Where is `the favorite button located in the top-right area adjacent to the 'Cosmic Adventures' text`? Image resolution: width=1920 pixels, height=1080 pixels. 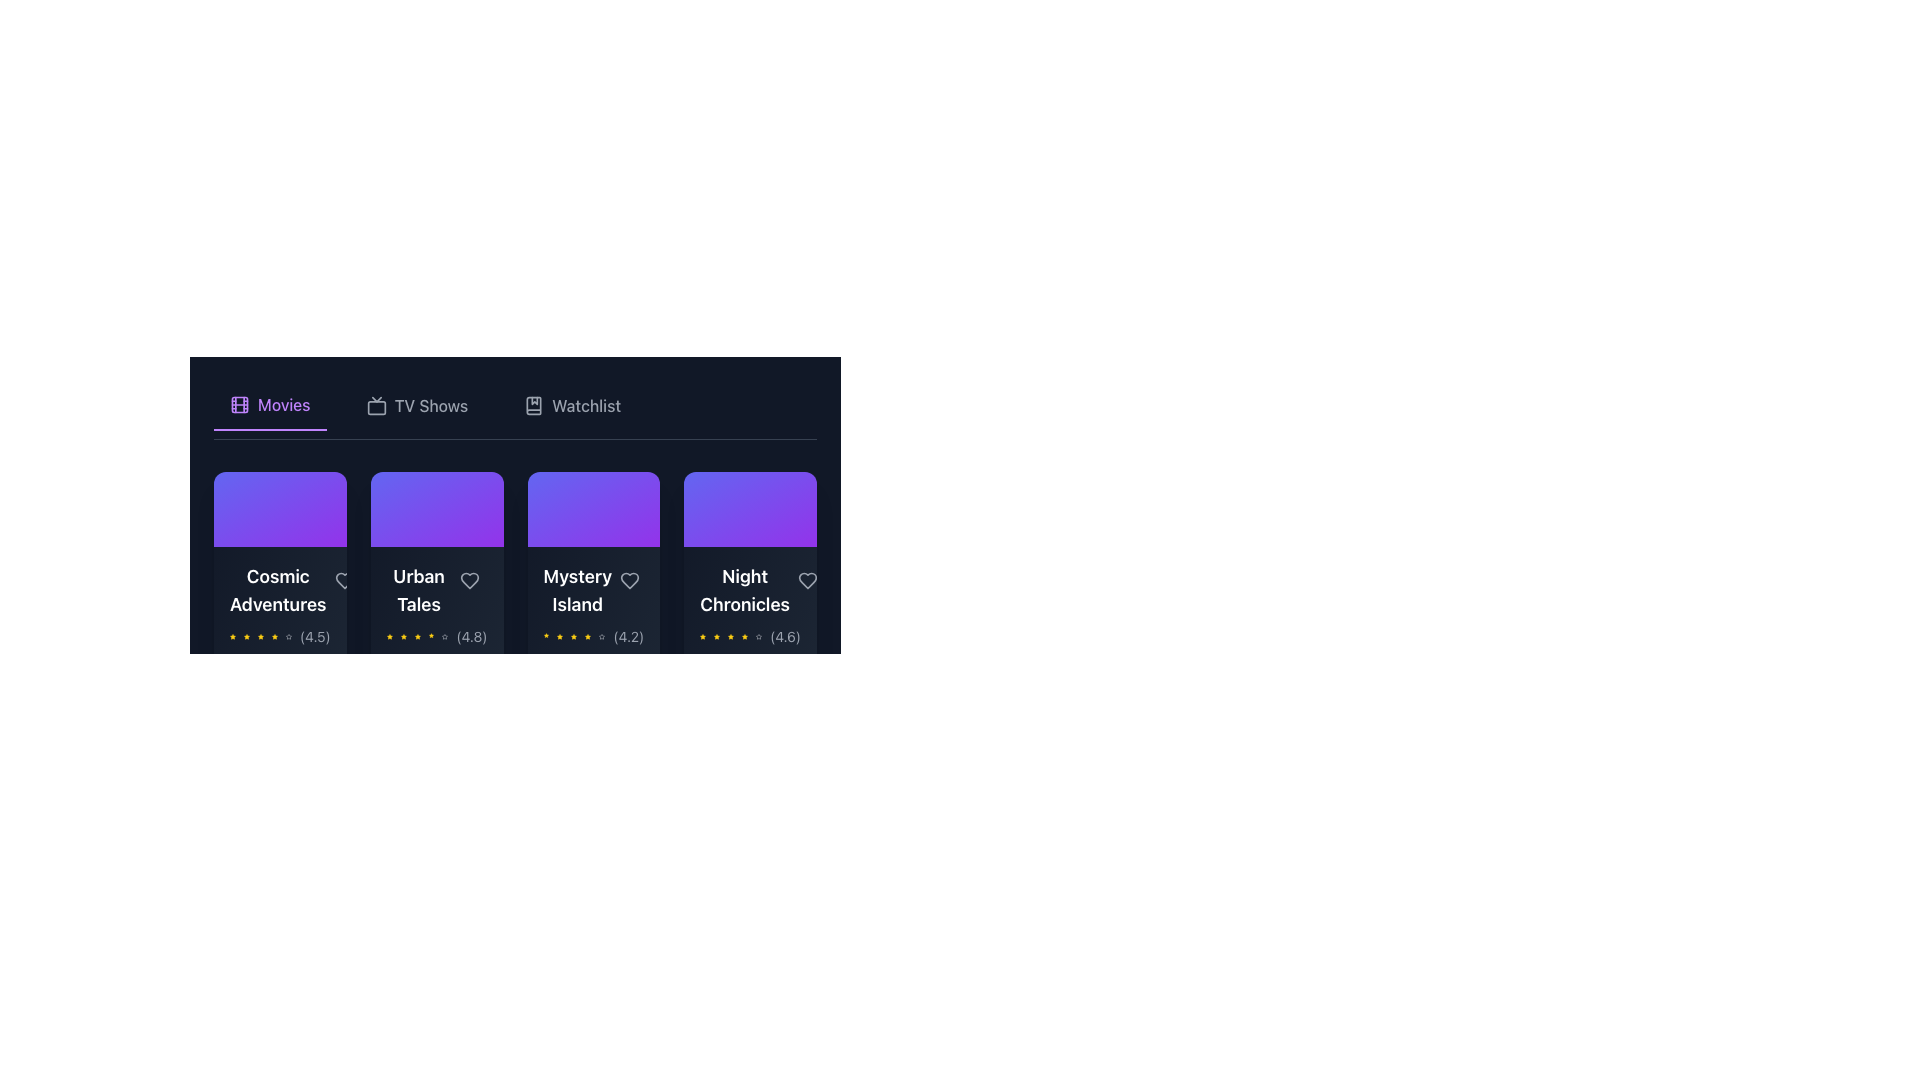 the favorite button located in the top-right area adjacent to the 'Cosmic Adventures' text is located at coordinates (344, 580).